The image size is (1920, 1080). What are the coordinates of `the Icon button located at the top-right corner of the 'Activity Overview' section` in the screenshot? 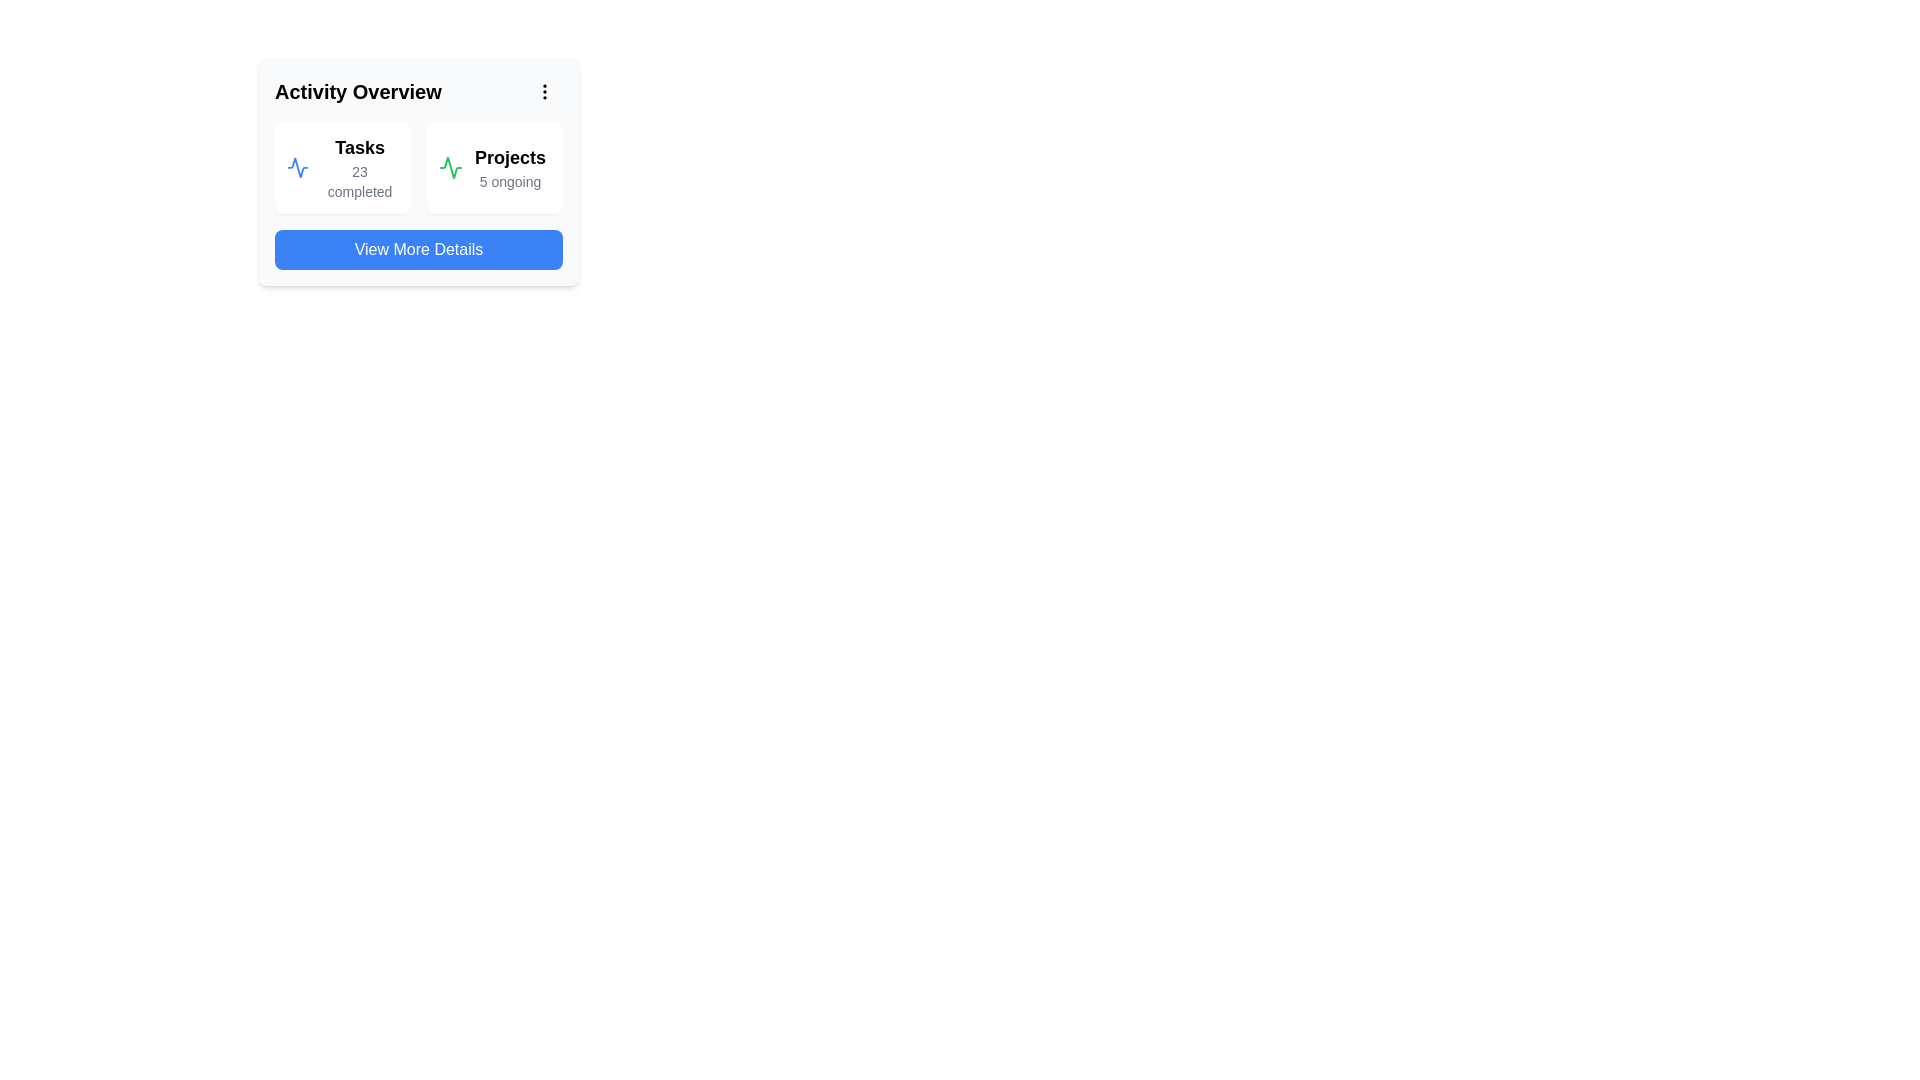 It's located at (545, 92).